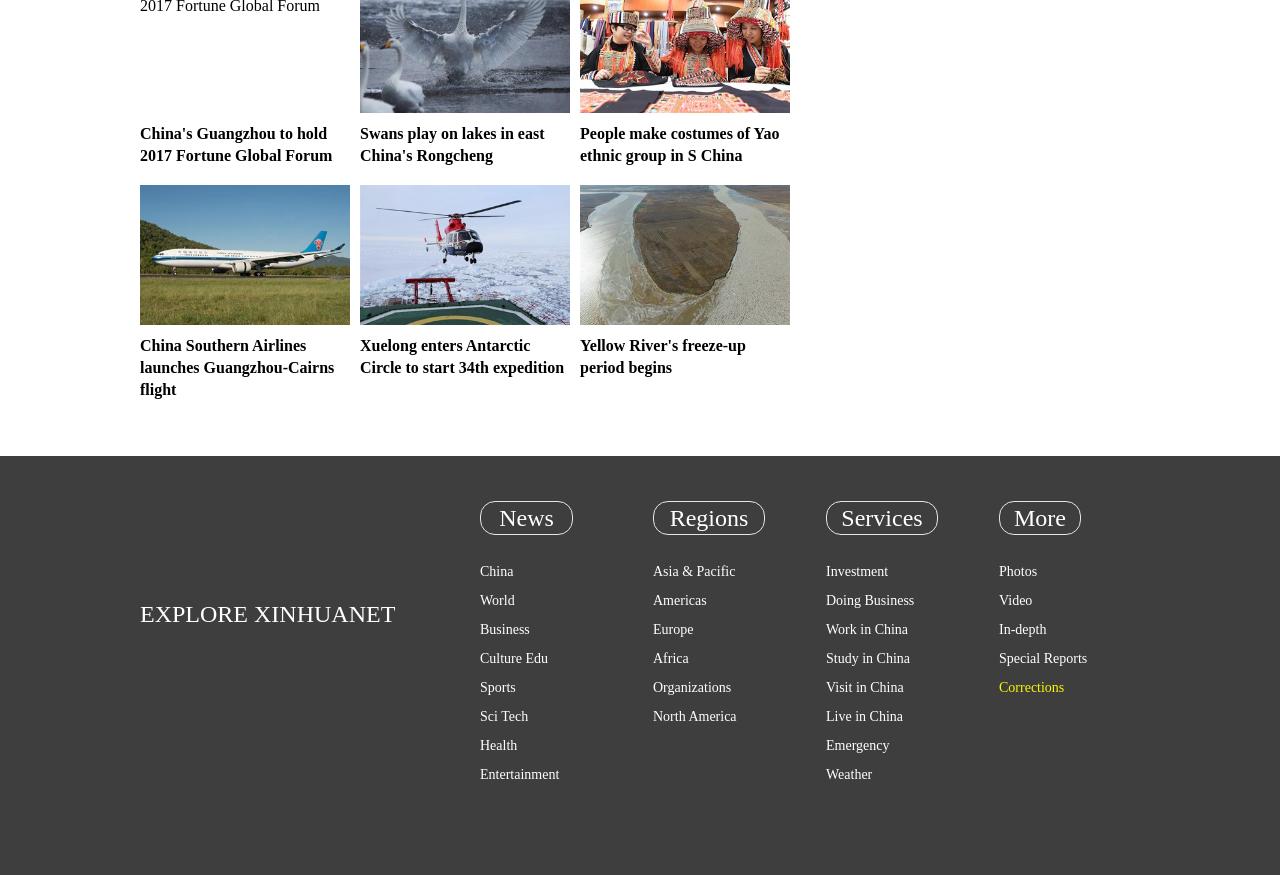 The width and height of the screenshot is (1280, 875). What do you see at coordinates (498, 745) in the screenshot?
I see `'Health'` at bounding box center [498, 745].